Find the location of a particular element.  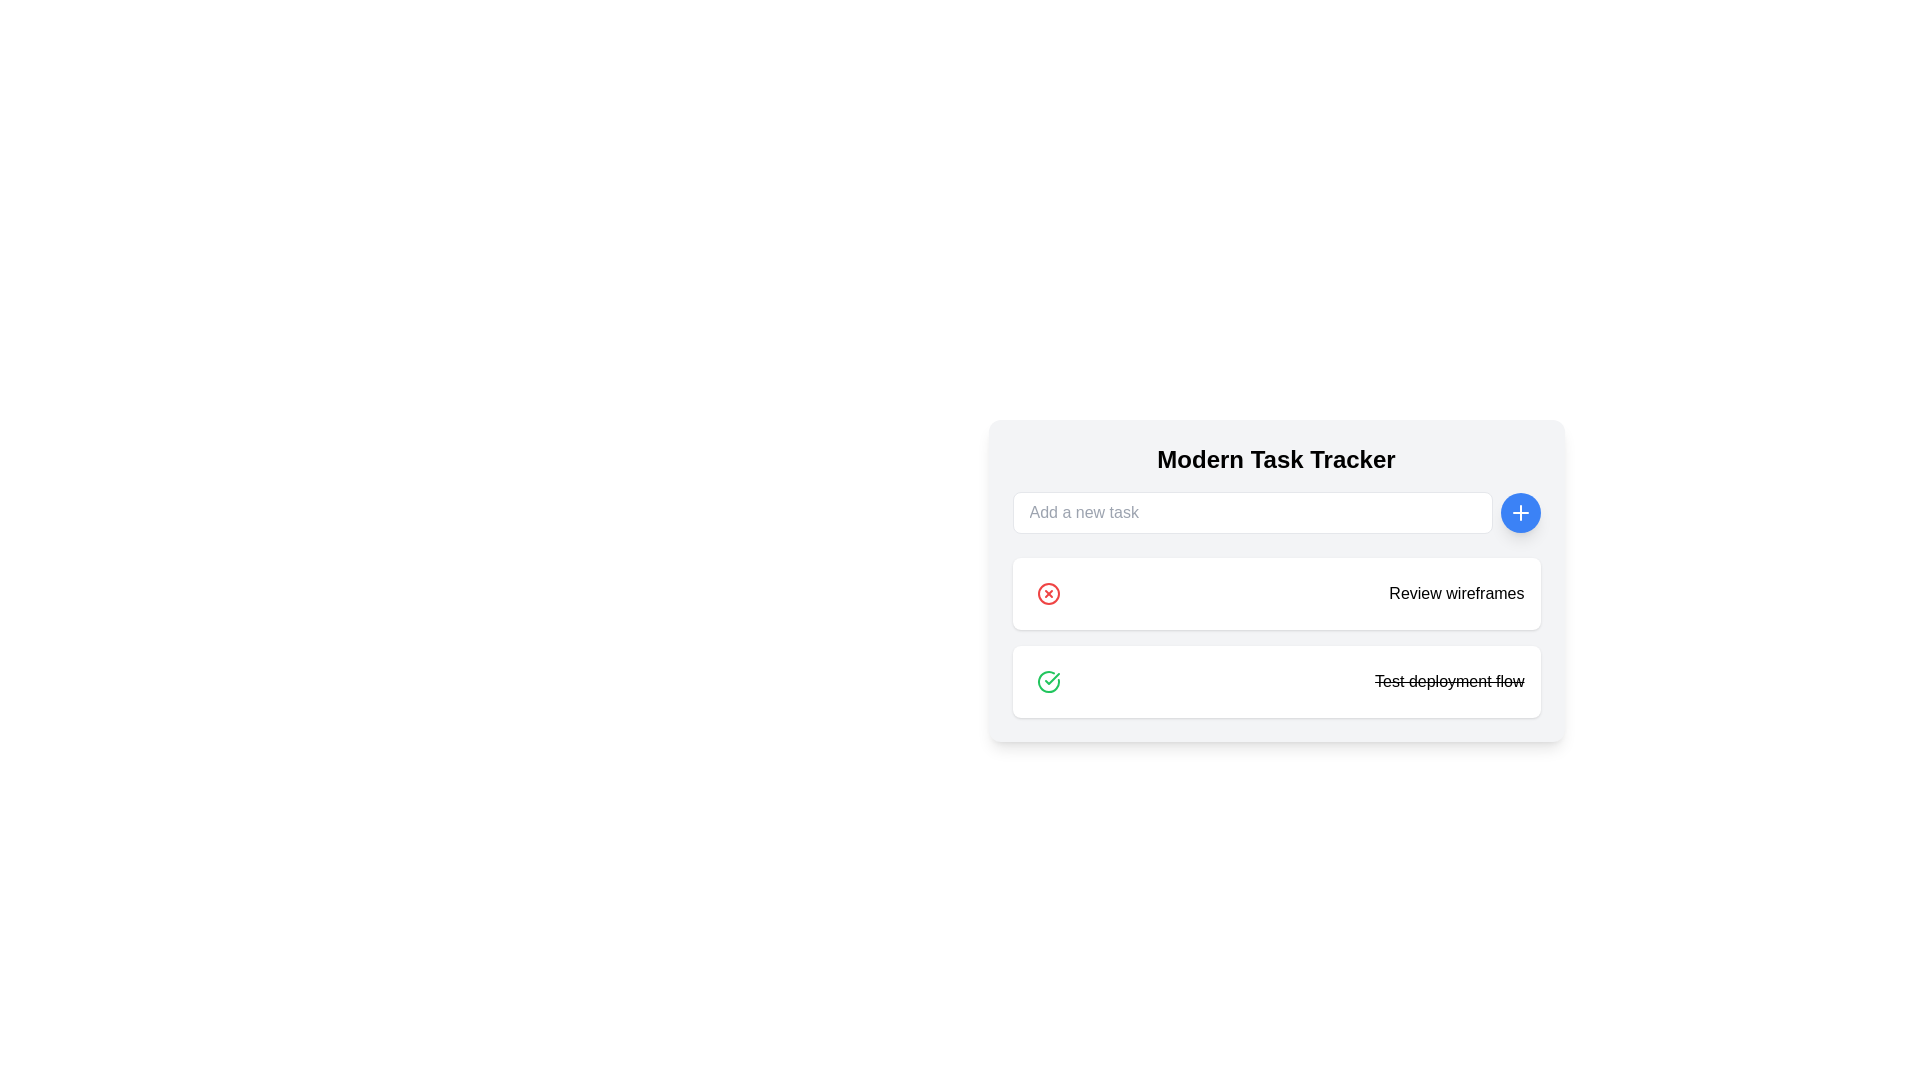

the circular blue button with a white plus sign ('+') is located at coordinates (1520, 512).